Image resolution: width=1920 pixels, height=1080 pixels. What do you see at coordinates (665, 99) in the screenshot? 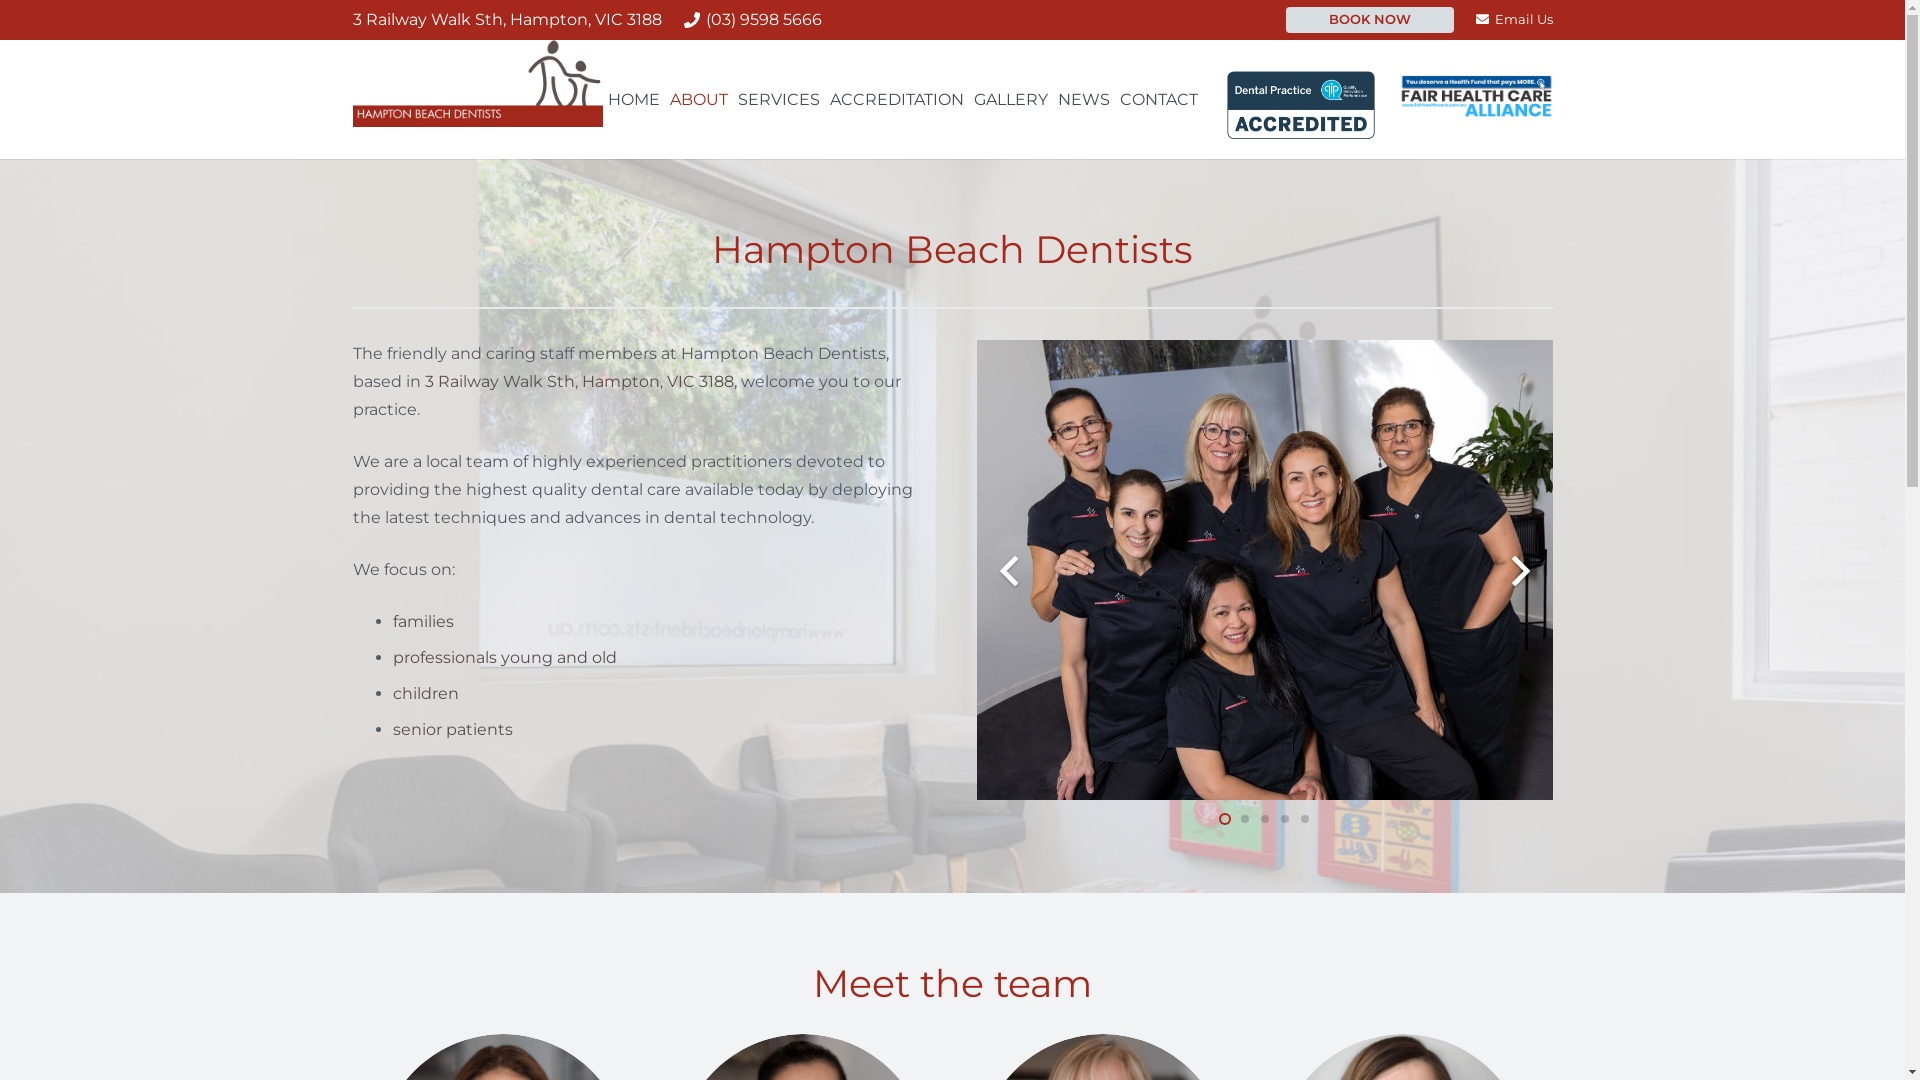
I see `'ABOUT'` at bounding box center [665, 99].